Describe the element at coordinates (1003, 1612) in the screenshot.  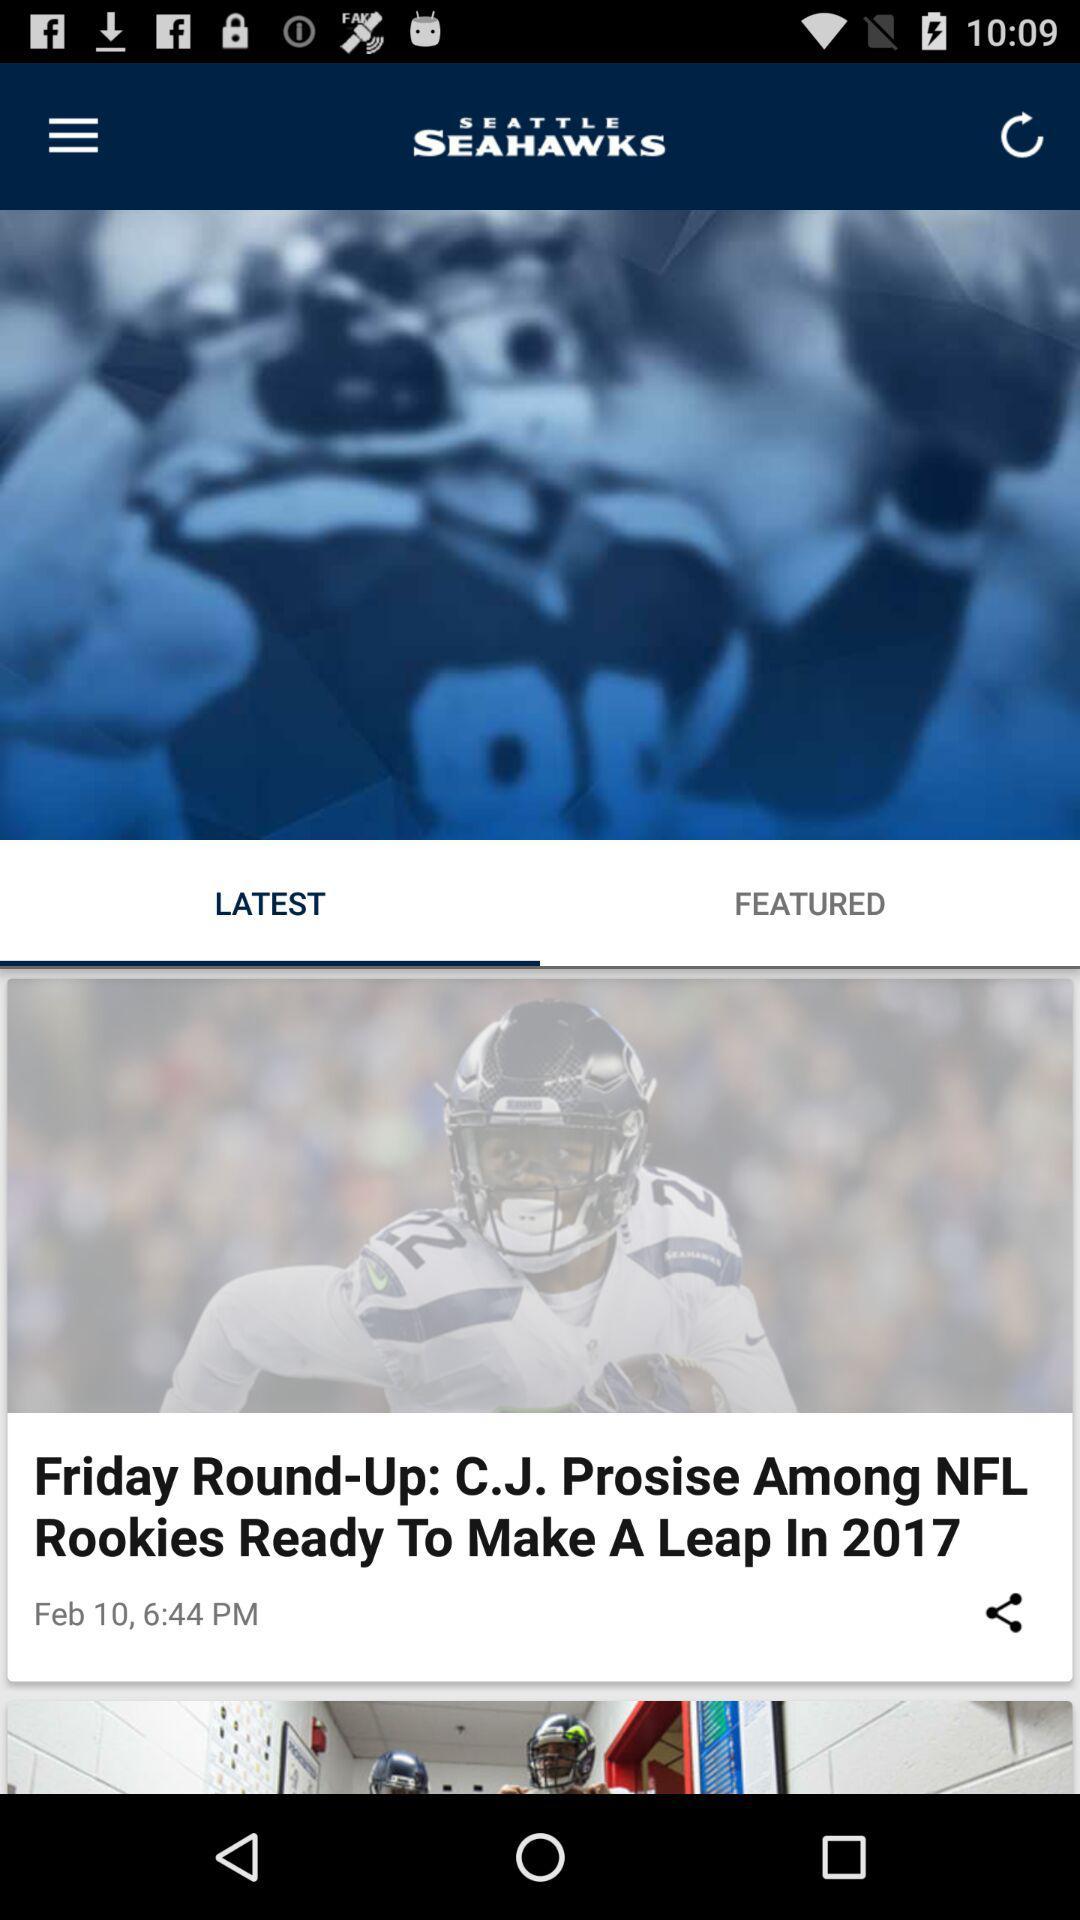
I see `the item at the bottom right corner` at that location.